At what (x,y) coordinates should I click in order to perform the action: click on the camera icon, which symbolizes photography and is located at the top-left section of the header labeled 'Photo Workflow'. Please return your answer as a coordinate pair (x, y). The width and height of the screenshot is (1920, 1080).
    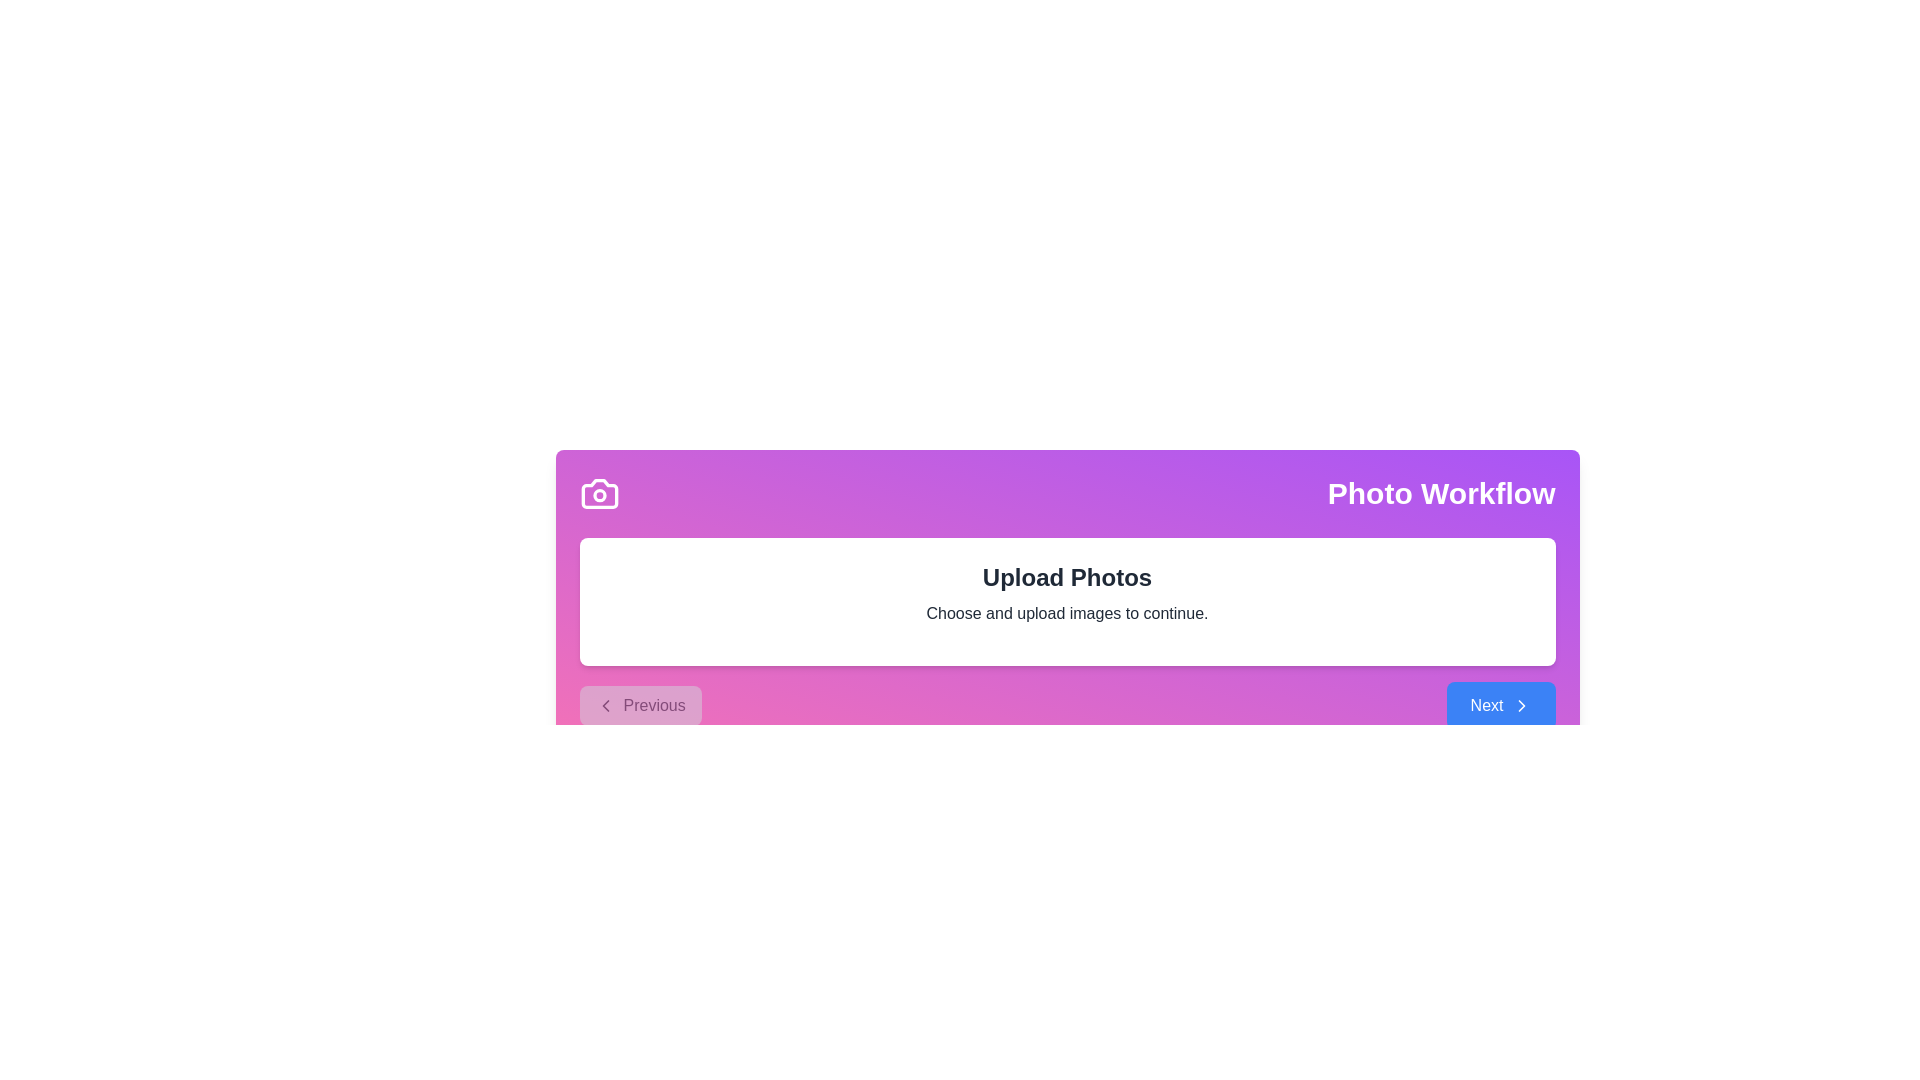
    Looking at the image, I should click on (598, 493).